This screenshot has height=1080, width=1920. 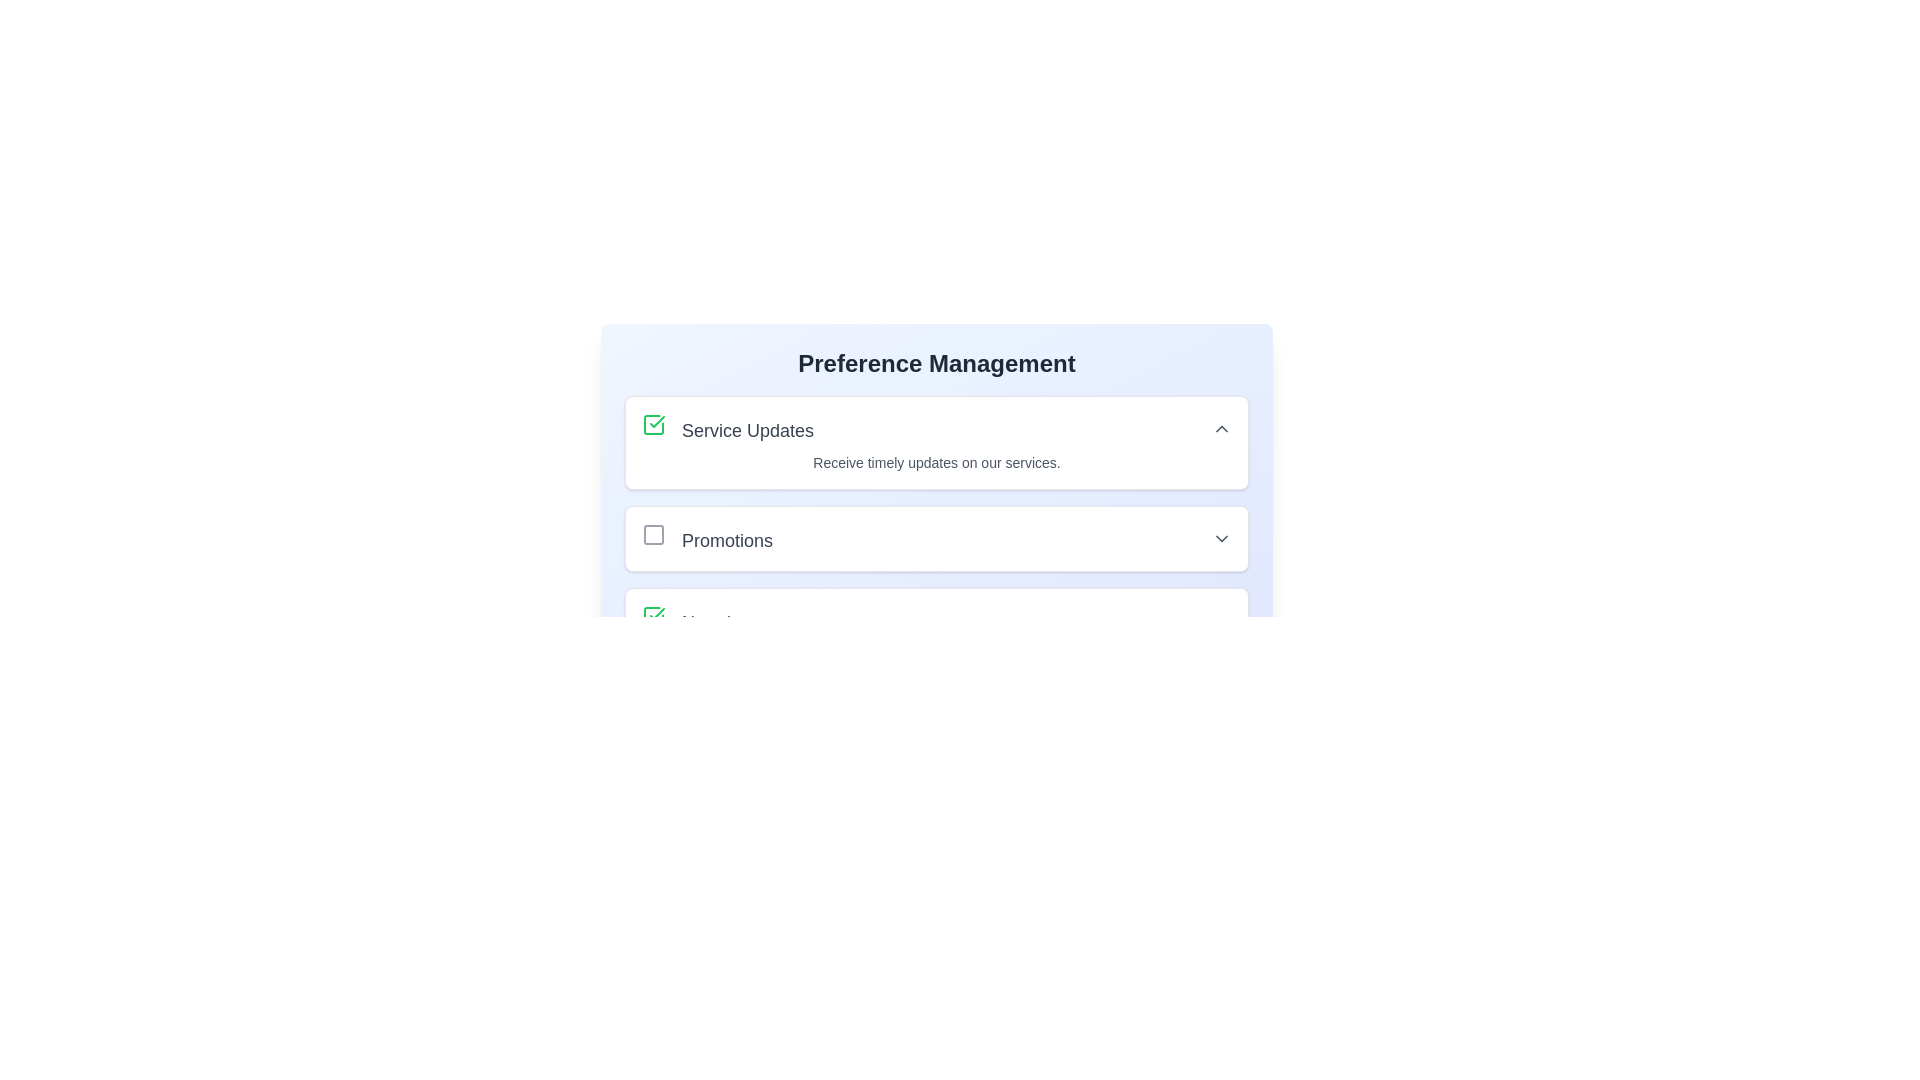 I want to click on over the checkbox located, so click(x=653, y=423).